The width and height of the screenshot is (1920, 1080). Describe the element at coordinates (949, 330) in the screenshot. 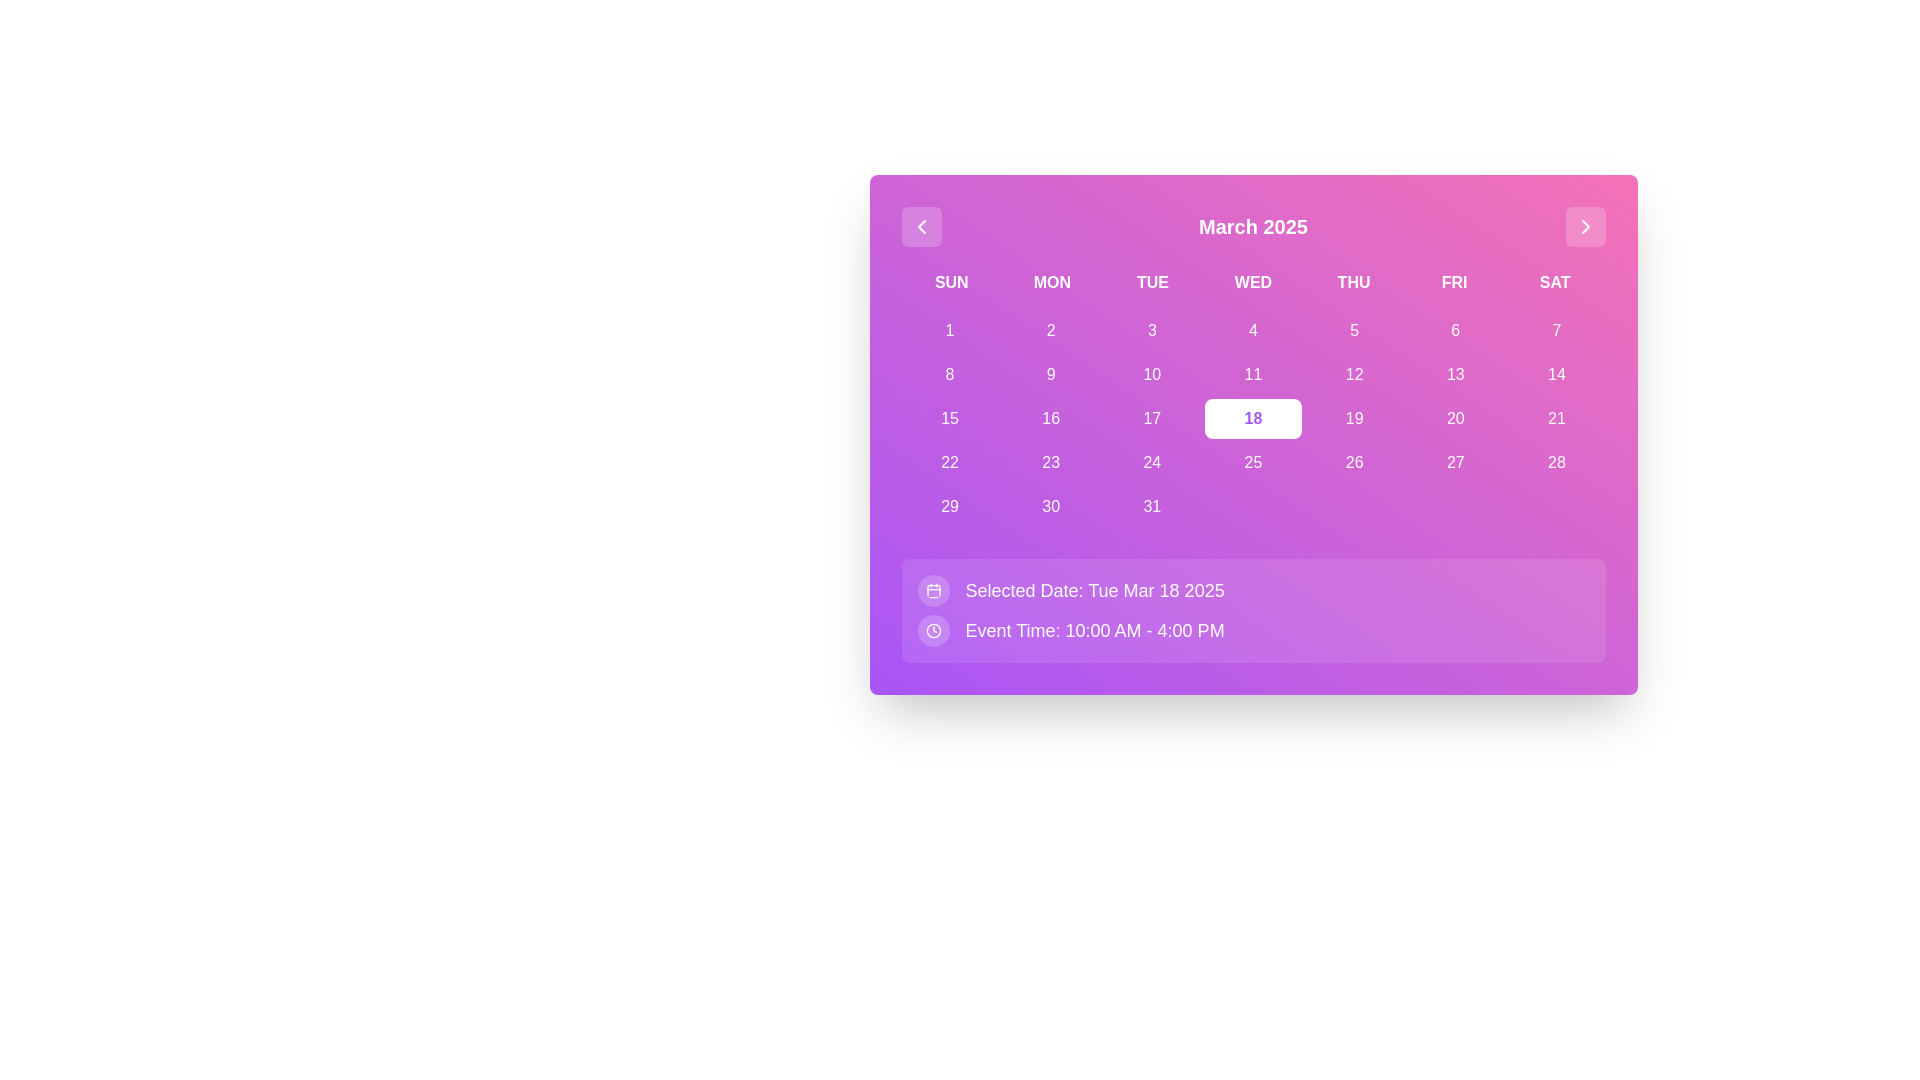

I see `the button representing the first day (Sunday) in the calendar view for March 2025` at that location.